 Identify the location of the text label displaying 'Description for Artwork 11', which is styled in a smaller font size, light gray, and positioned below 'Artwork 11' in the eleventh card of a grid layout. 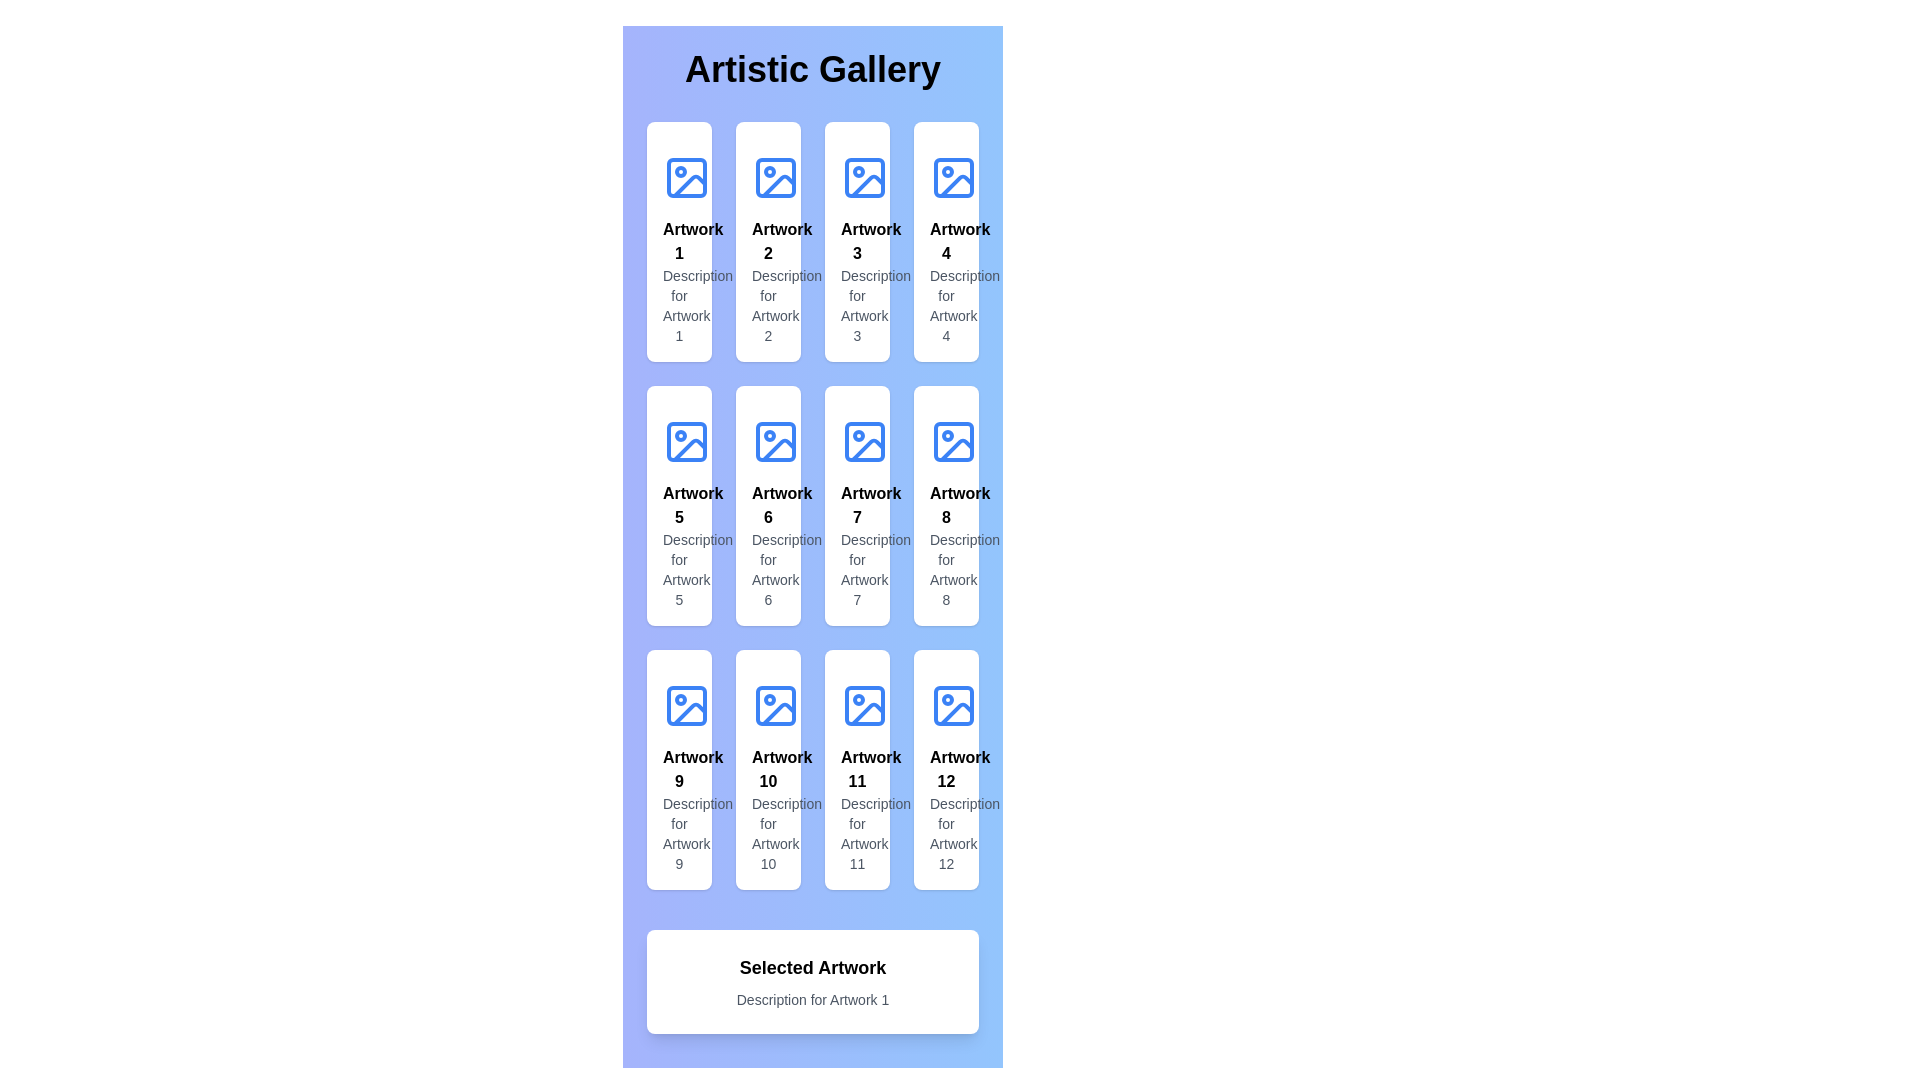
(857, 833).